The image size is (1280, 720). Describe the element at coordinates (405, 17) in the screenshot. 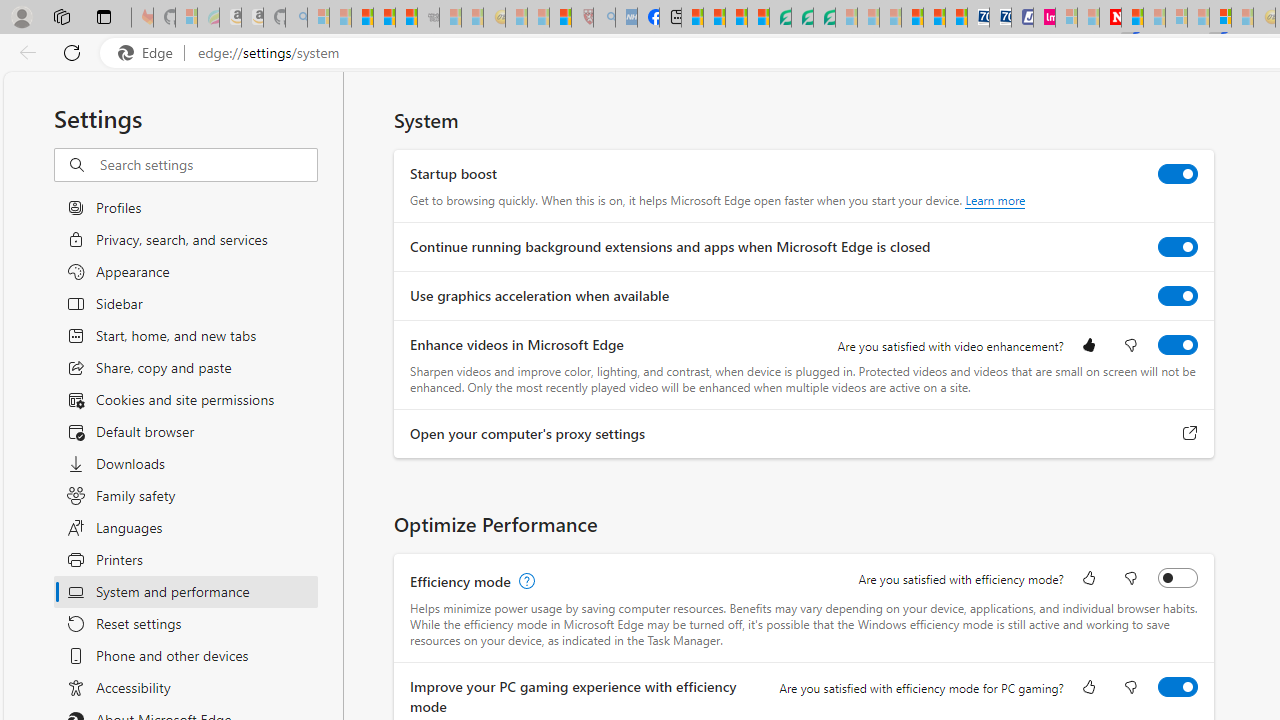

I see `'New Report Confirms 2023 Was Record Hot | Watch'` at that location.